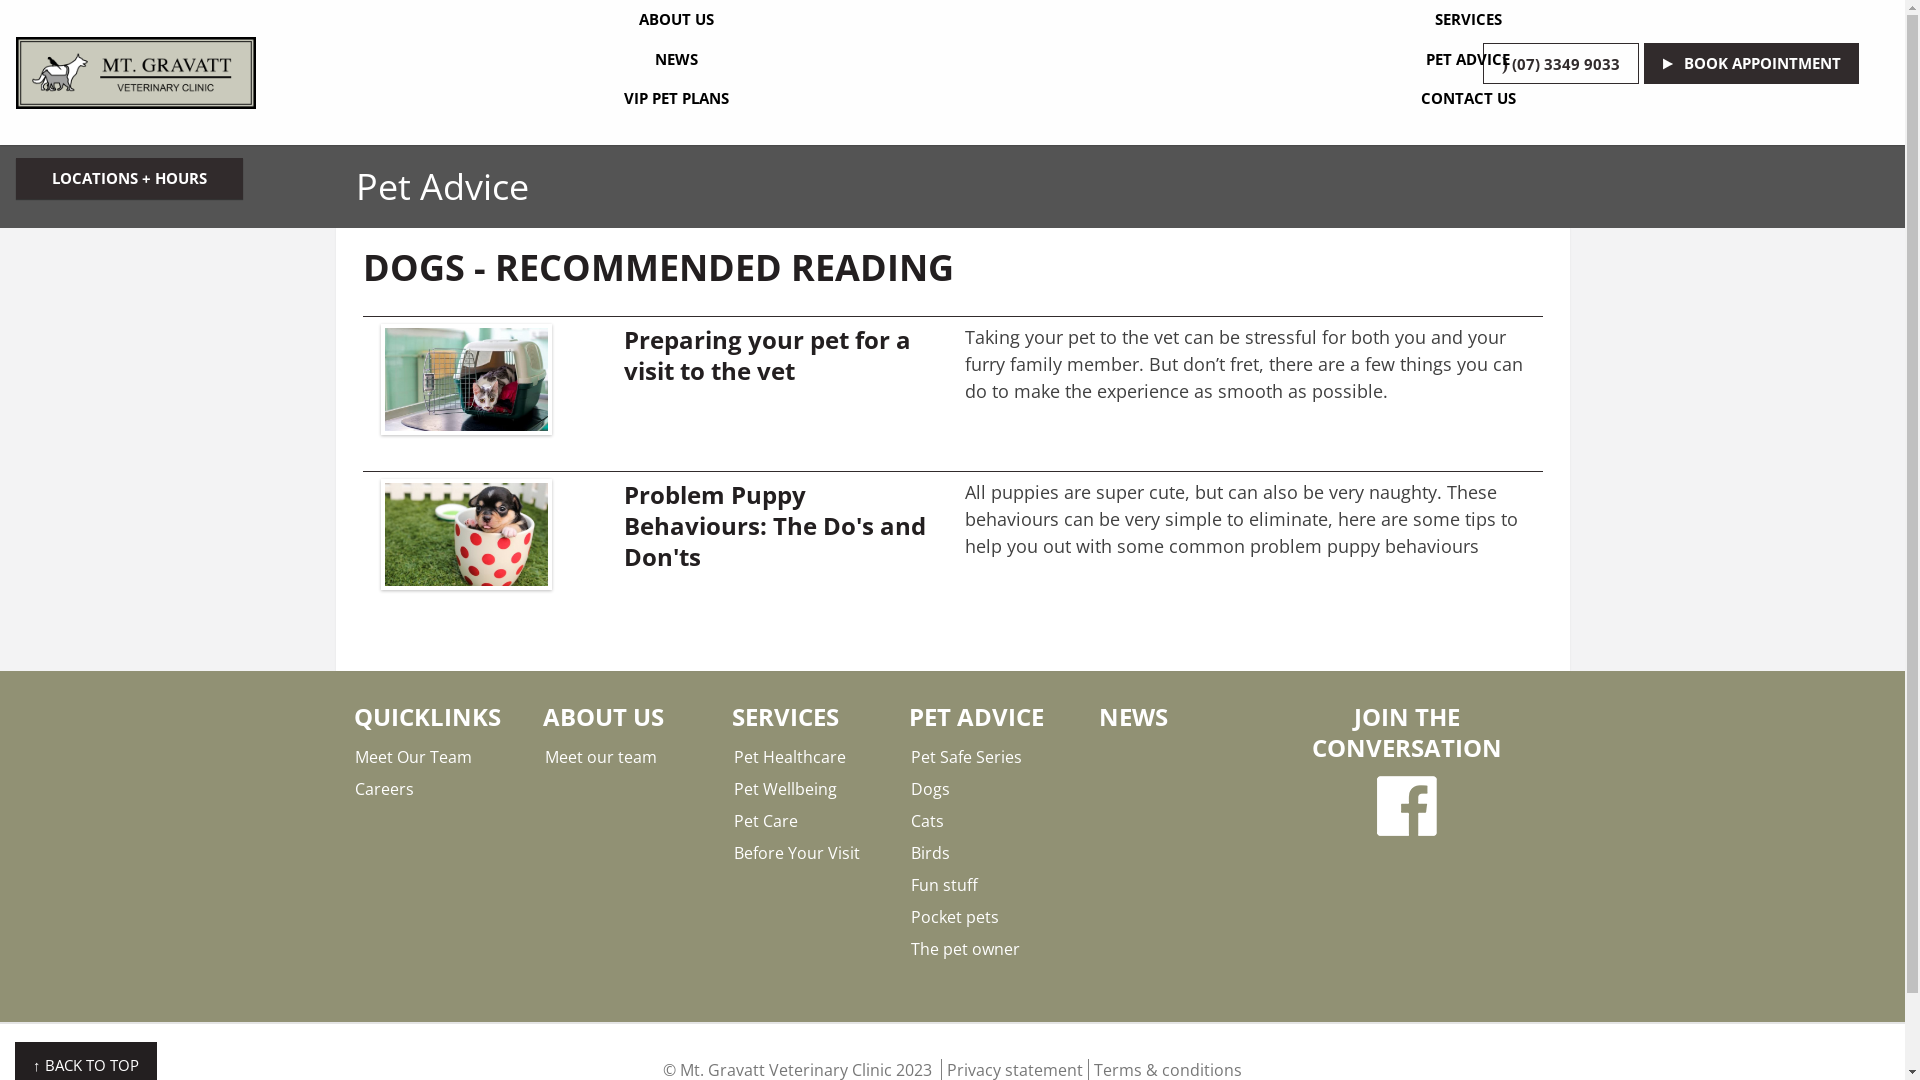  I want to click on 'Meet our team', so click(624, 756).